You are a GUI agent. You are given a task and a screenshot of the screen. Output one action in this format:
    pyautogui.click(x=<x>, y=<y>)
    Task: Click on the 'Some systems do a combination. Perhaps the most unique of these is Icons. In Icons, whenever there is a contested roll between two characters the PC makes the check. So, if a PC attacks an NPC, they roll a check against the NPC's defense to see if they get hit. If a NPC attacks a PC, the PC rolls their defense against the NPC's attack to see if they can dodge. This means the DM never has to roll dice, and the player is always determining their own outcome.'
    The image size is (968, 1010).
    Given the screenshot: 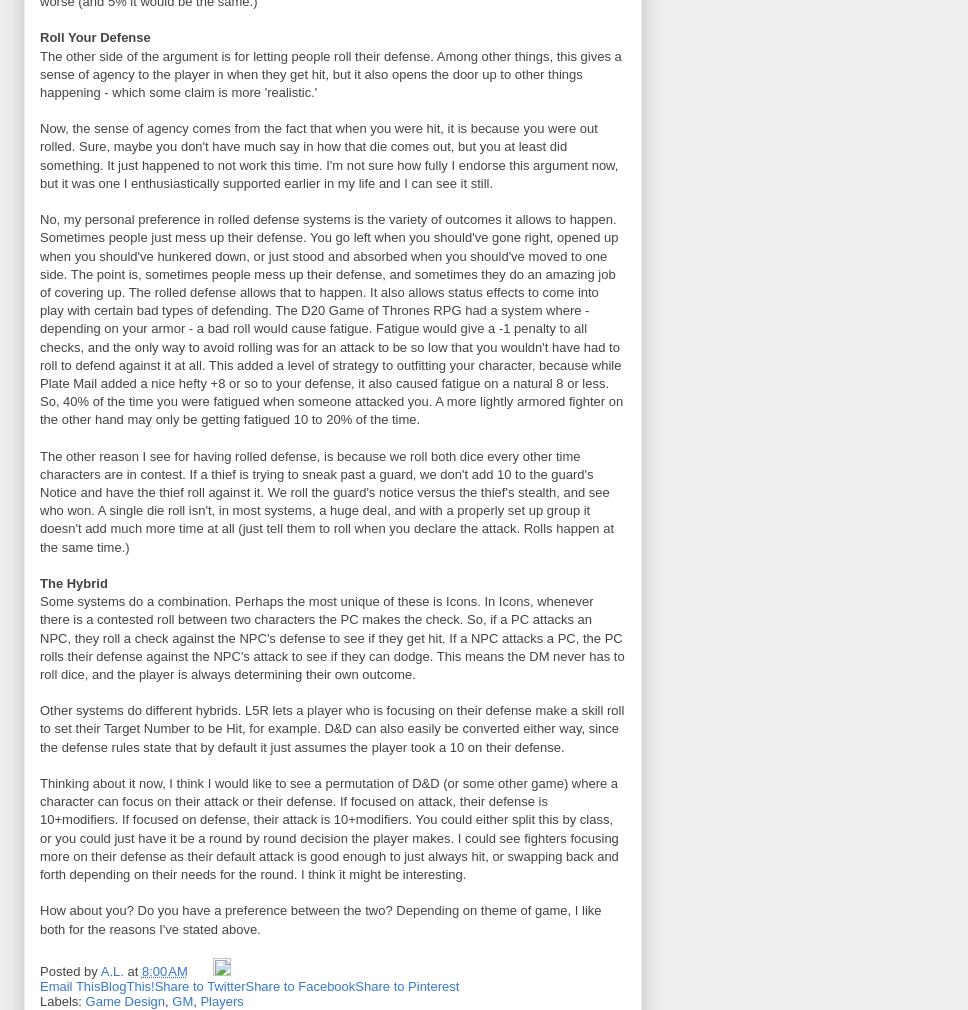 What is the action you would take?
    pyautogui.click(x=332, y=636)
    